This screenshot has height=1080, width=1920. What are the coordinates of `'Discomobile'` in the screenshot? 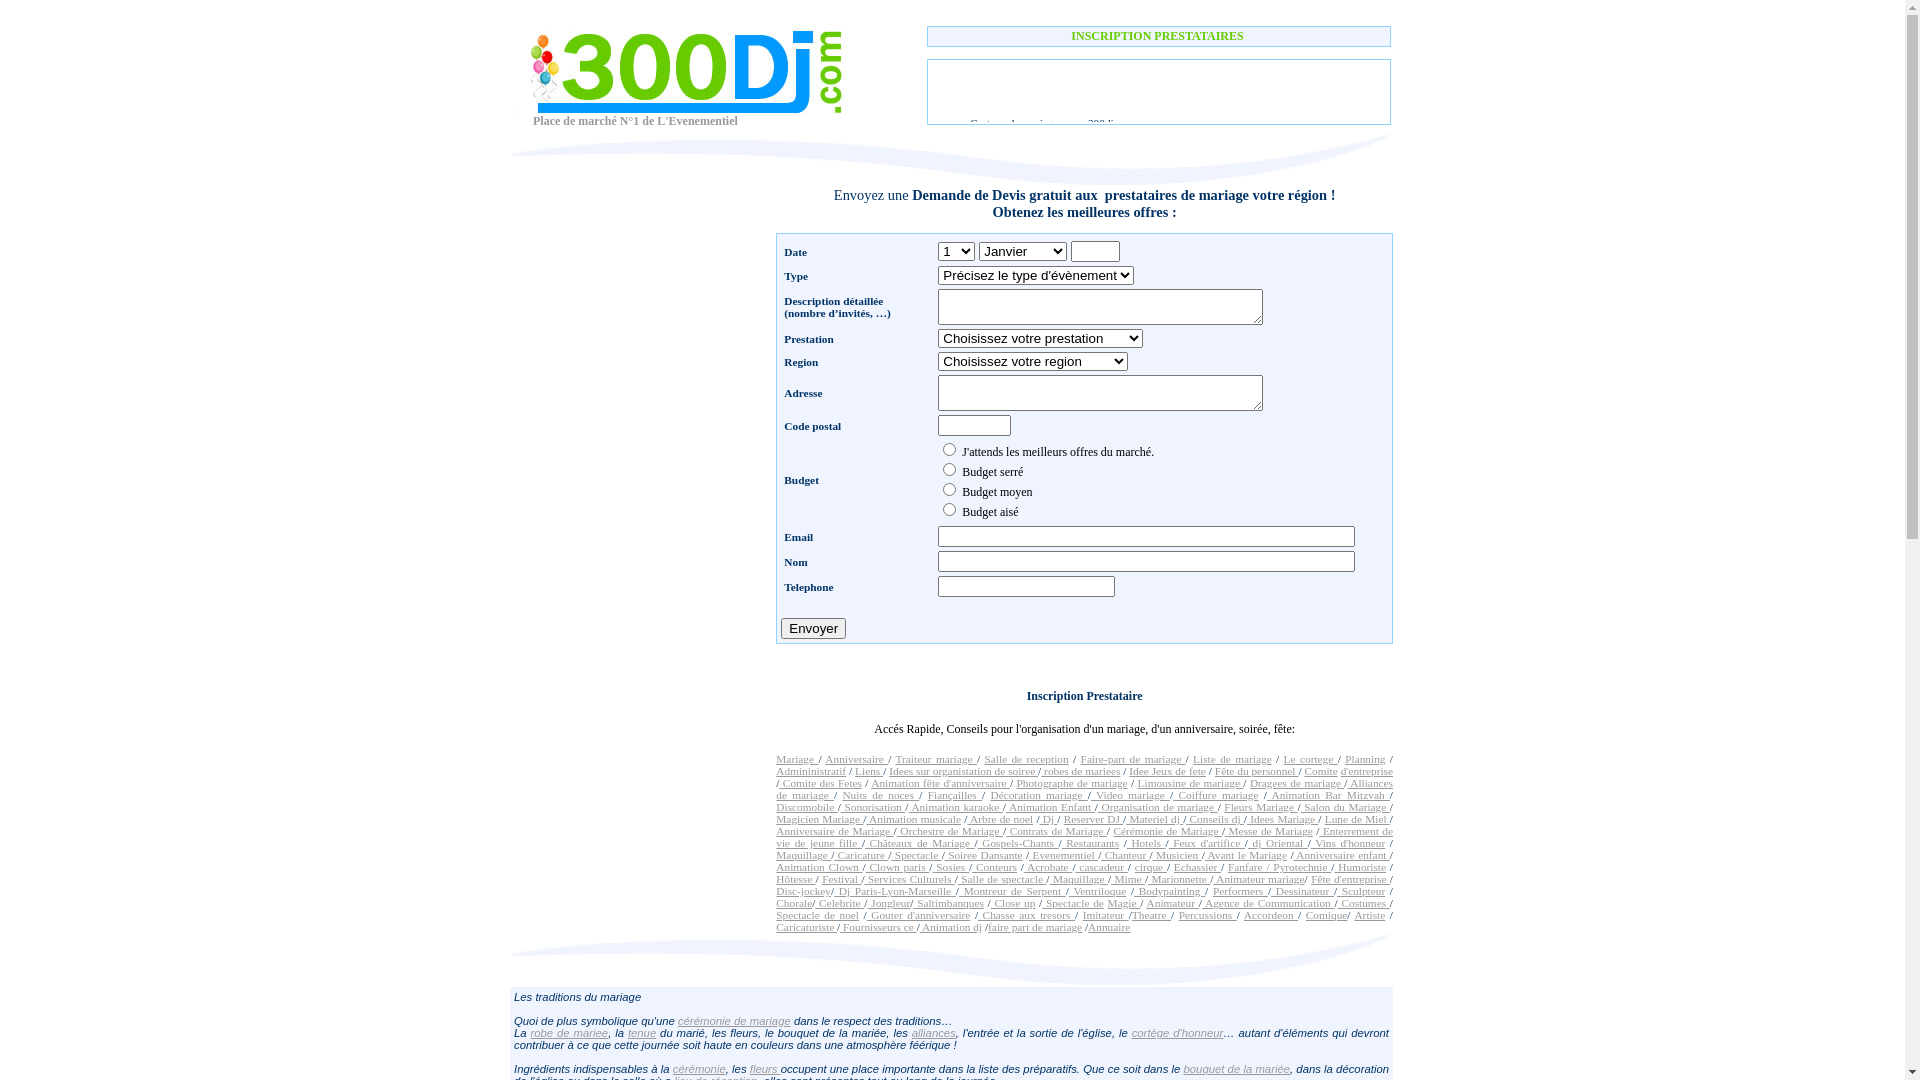 It's located at (806, 805).